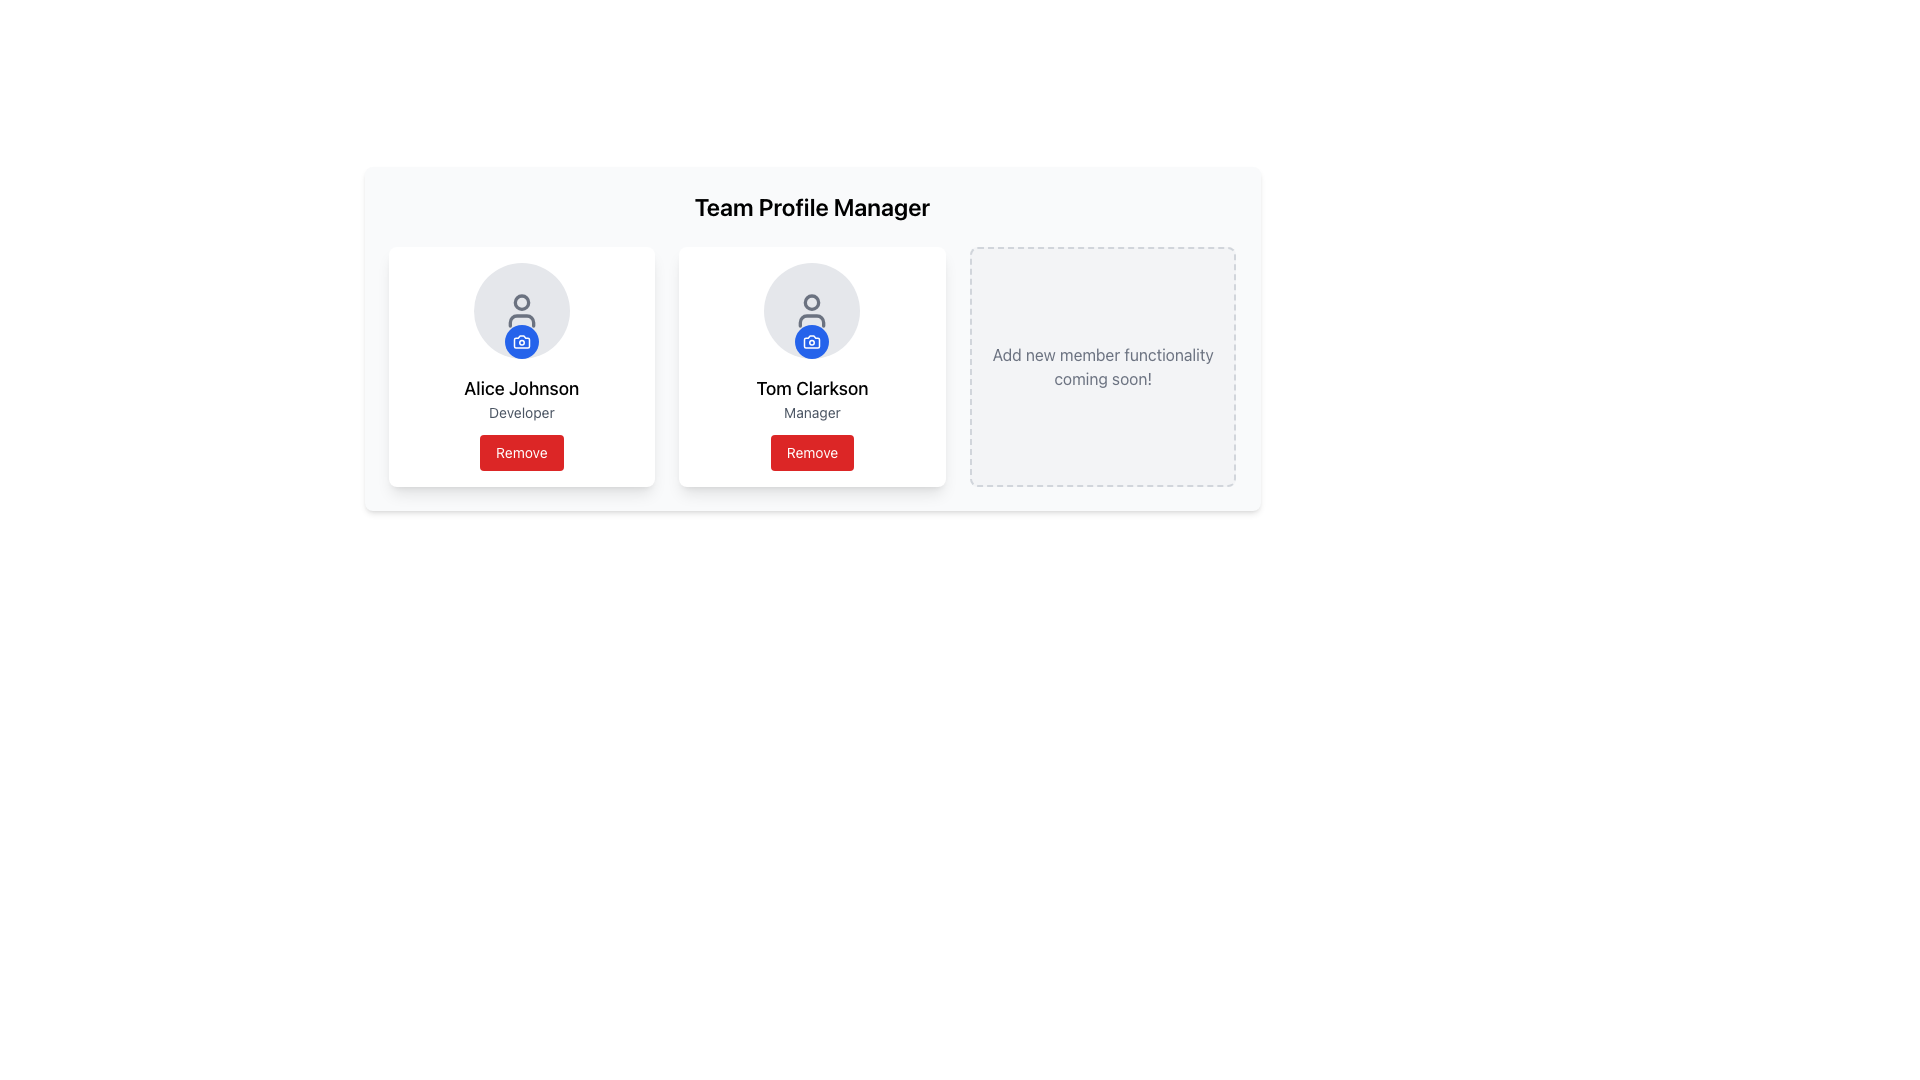  What do you see at coordinates (521, 389) in the screenshot?
I see `the text label displaying 'Alice Johnson'` at bounding box center [521, 389].